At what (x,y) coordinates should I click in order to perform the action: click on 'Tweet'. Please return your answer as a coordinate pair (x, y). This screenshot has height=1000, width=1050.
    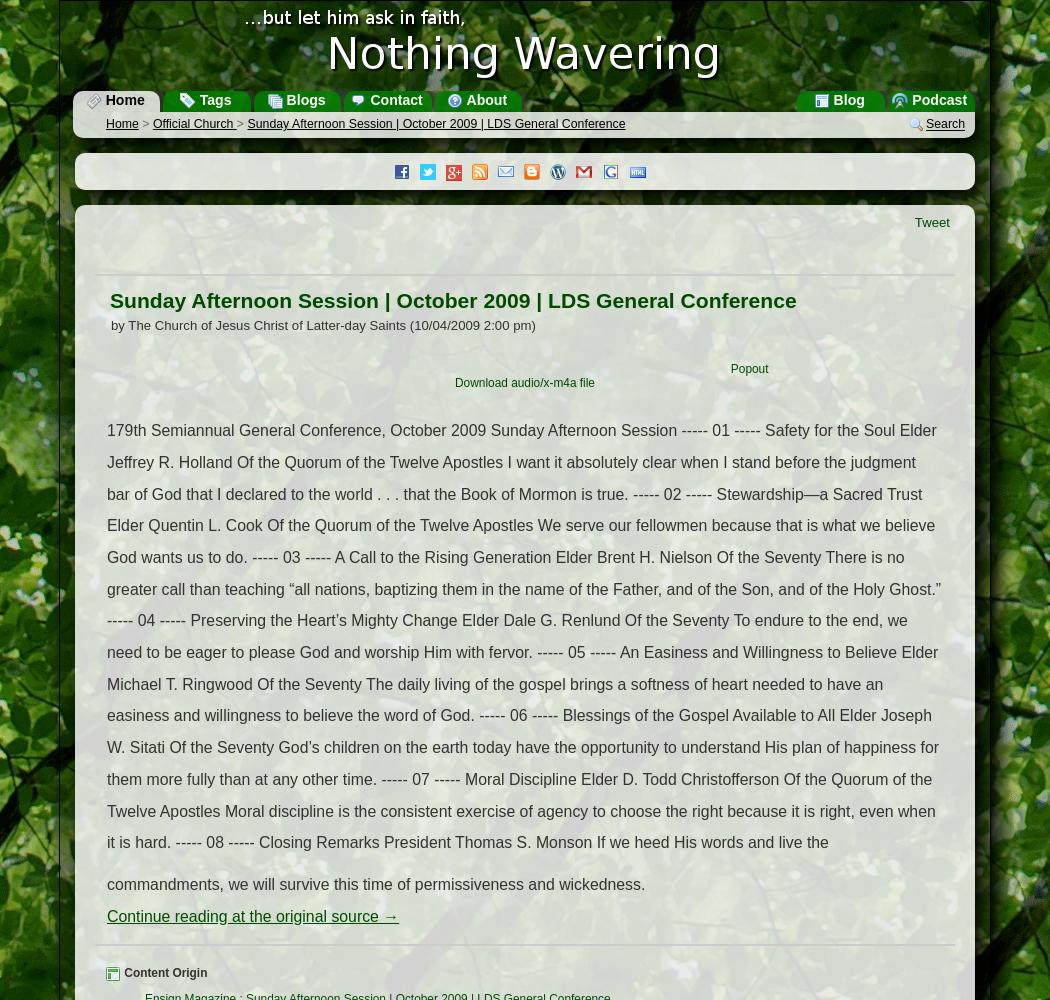
    Looking at the image, I should click on (931, 221).